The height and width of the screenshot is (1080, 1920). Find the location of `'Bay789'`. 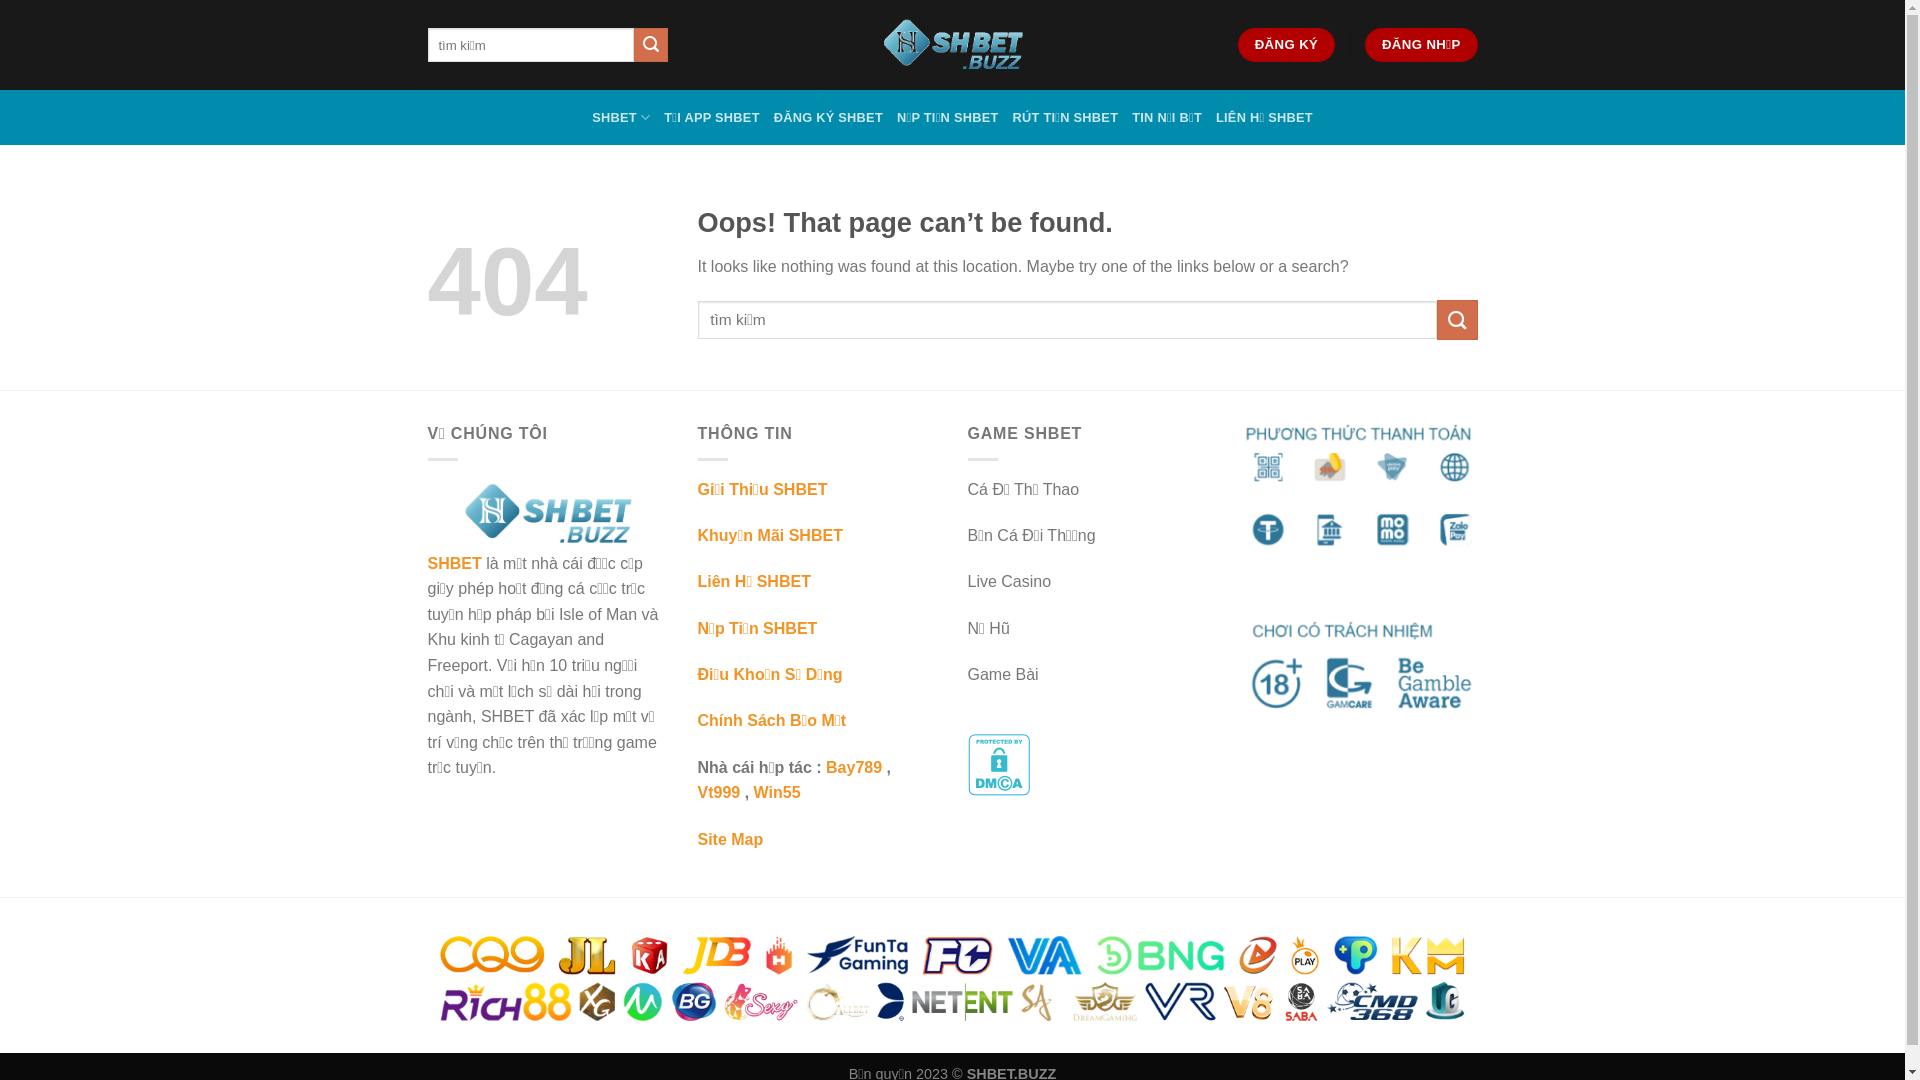

'Bay789' is located at coordinates (854, 766).